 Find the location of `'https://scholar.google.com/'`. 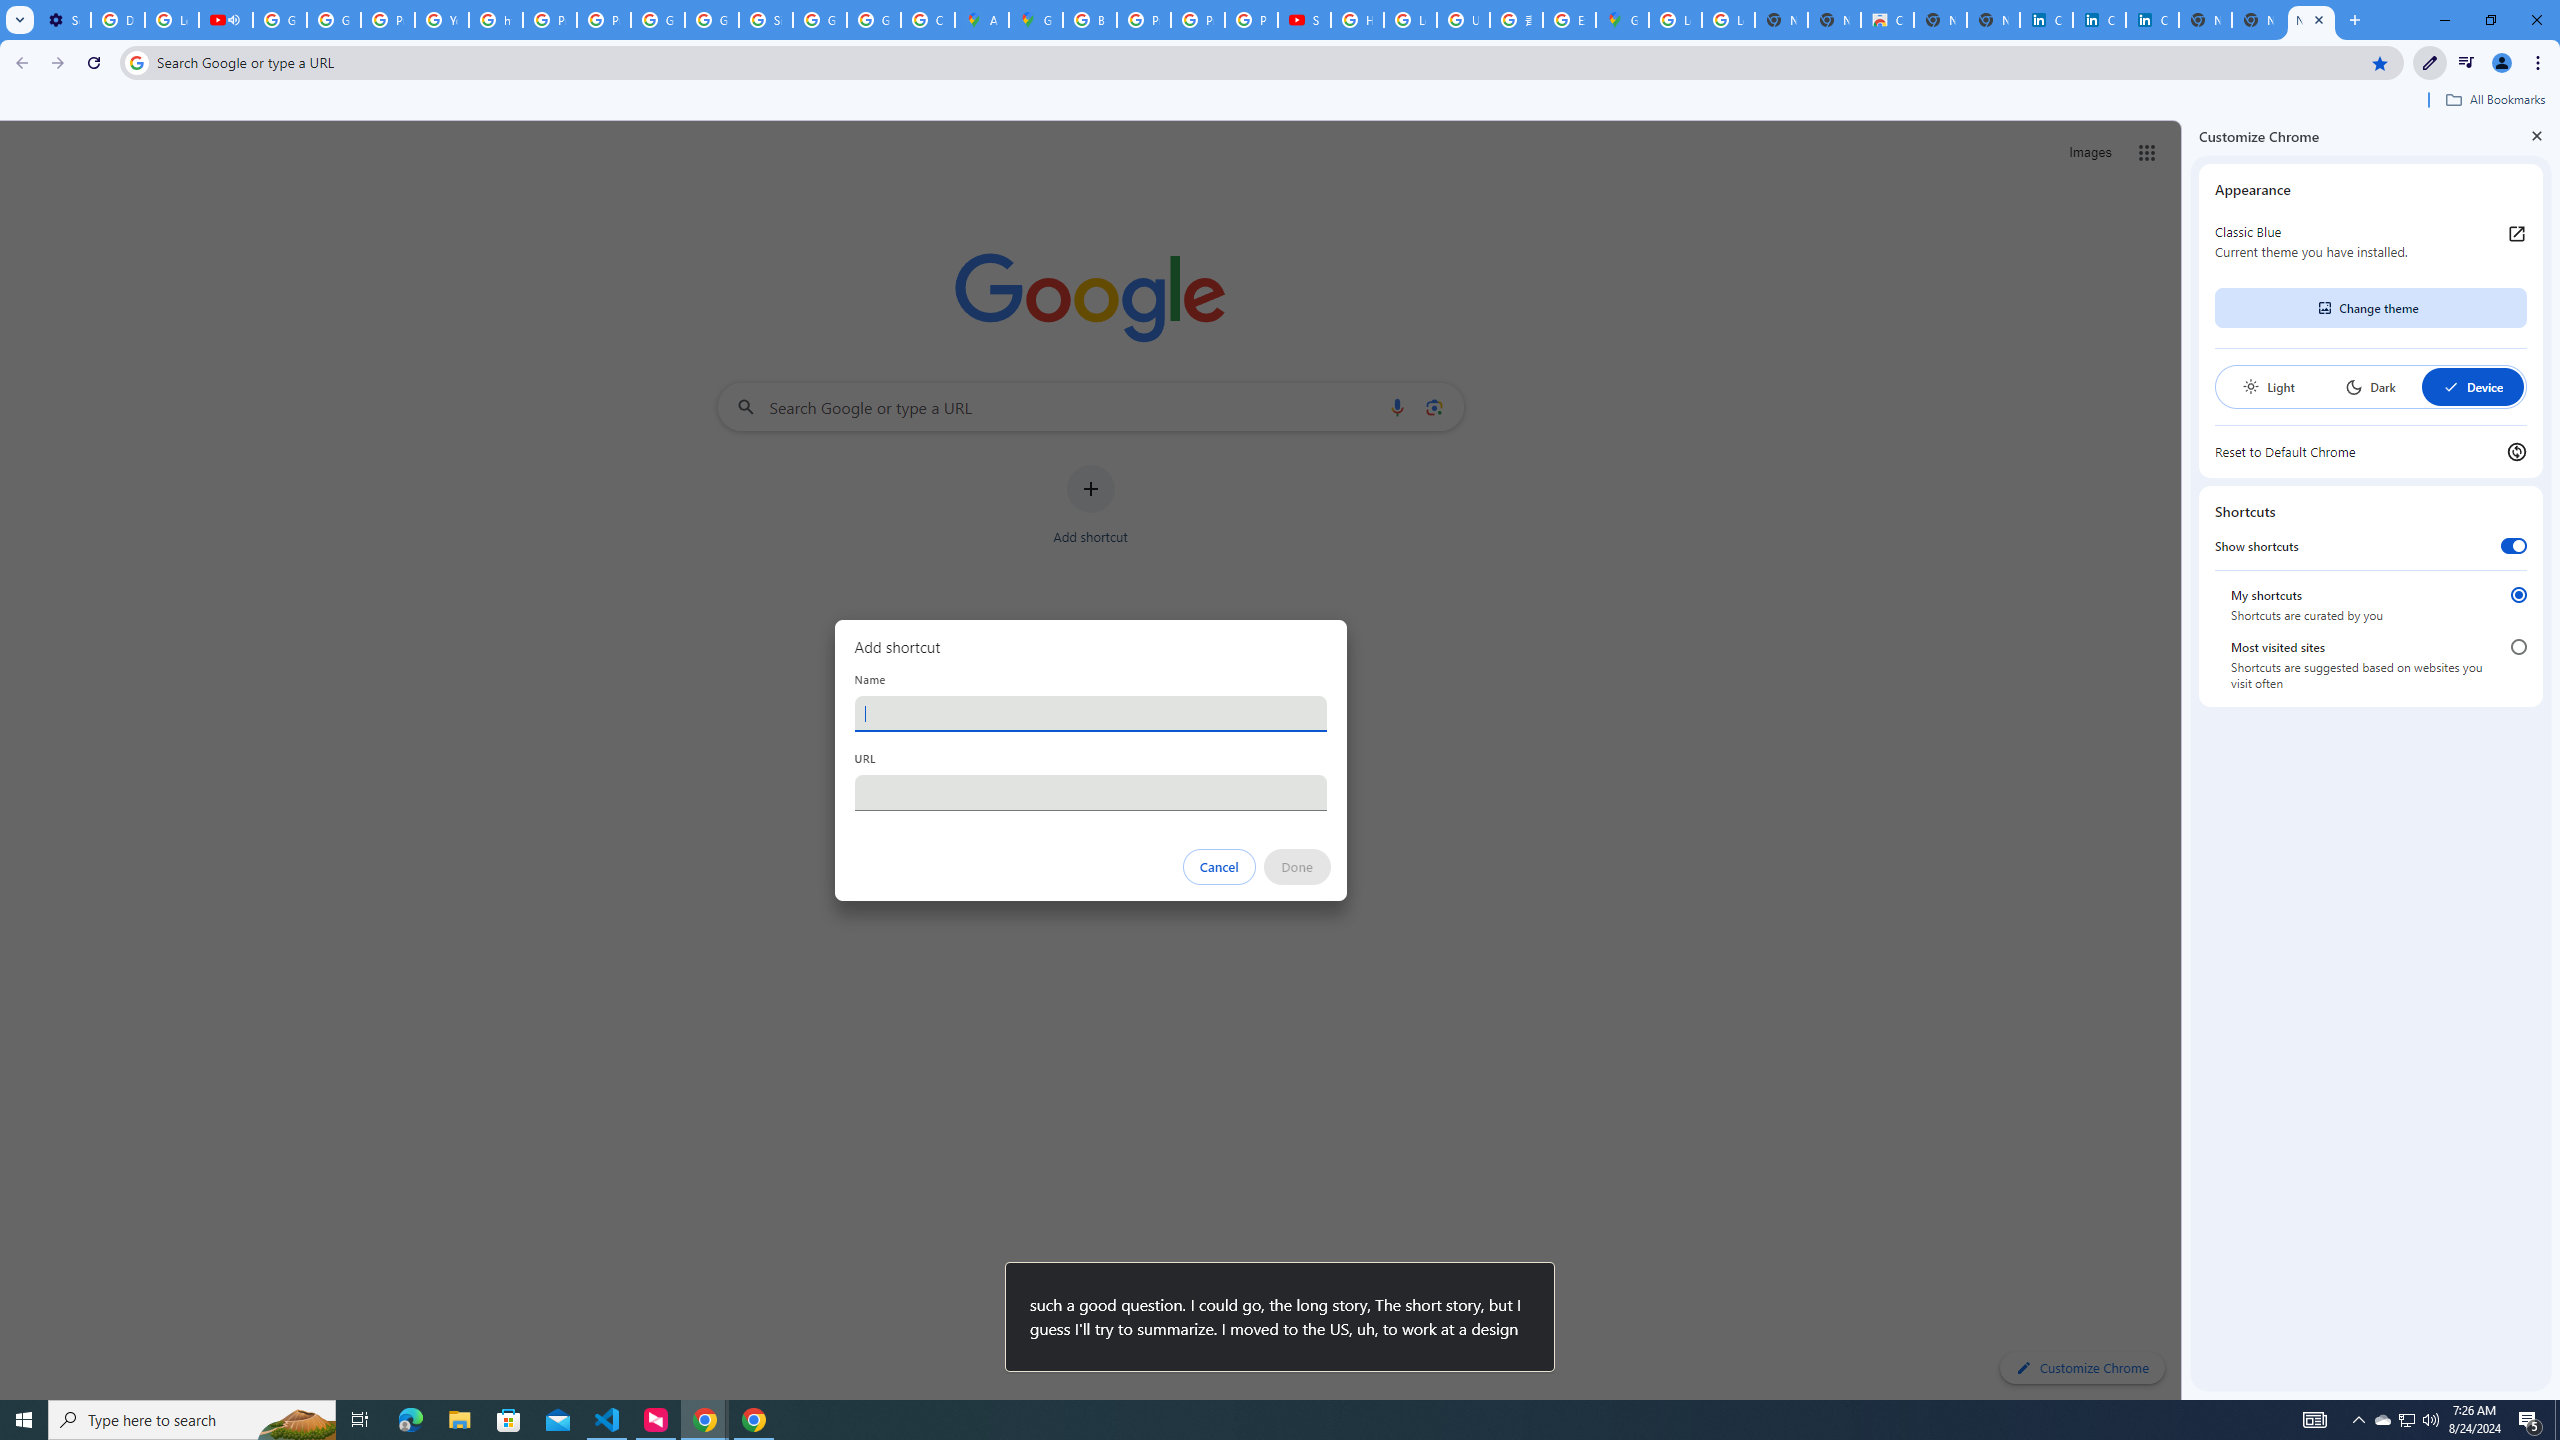

'https://scholar.google.com/' is located at coordinates (496, 19).